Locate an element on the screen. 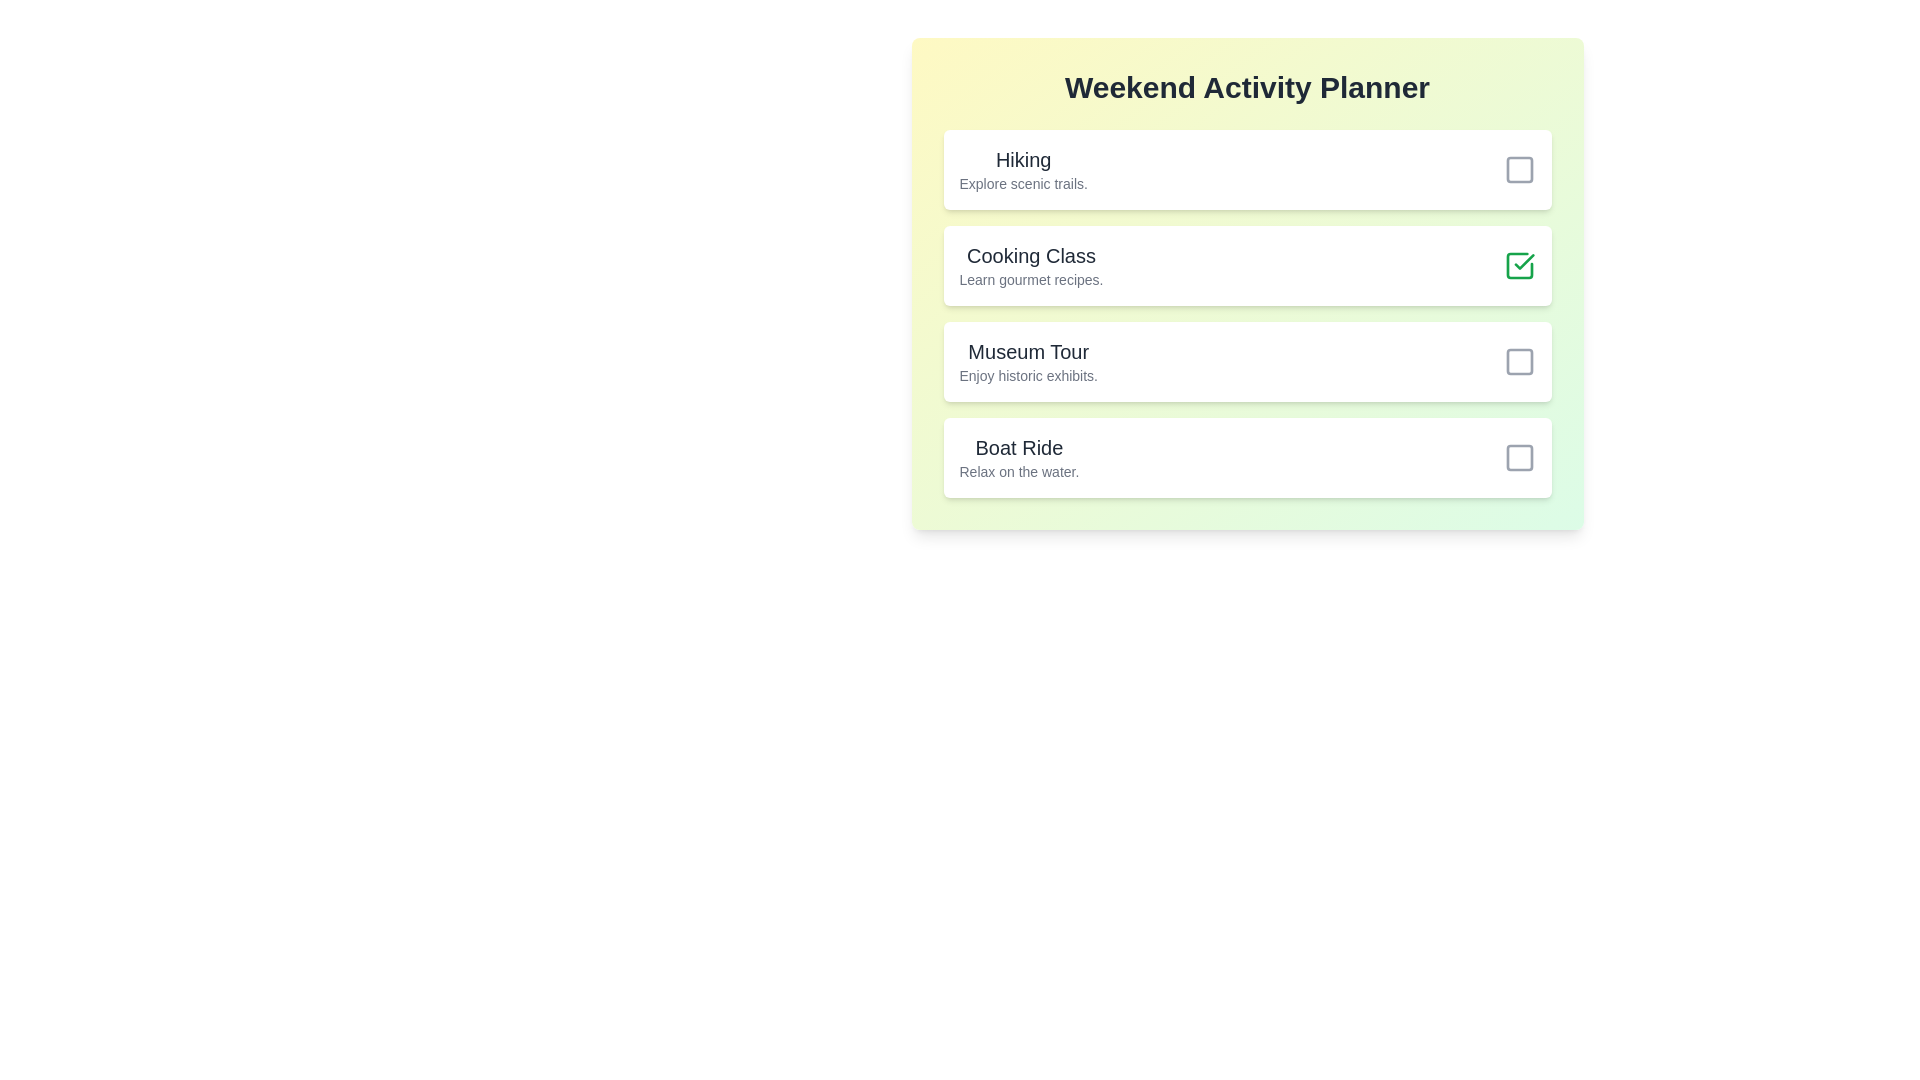 The width and height of the screenshot is (1920, 1080). the activity 'Hiking' is located at coordinates (1519, 168).